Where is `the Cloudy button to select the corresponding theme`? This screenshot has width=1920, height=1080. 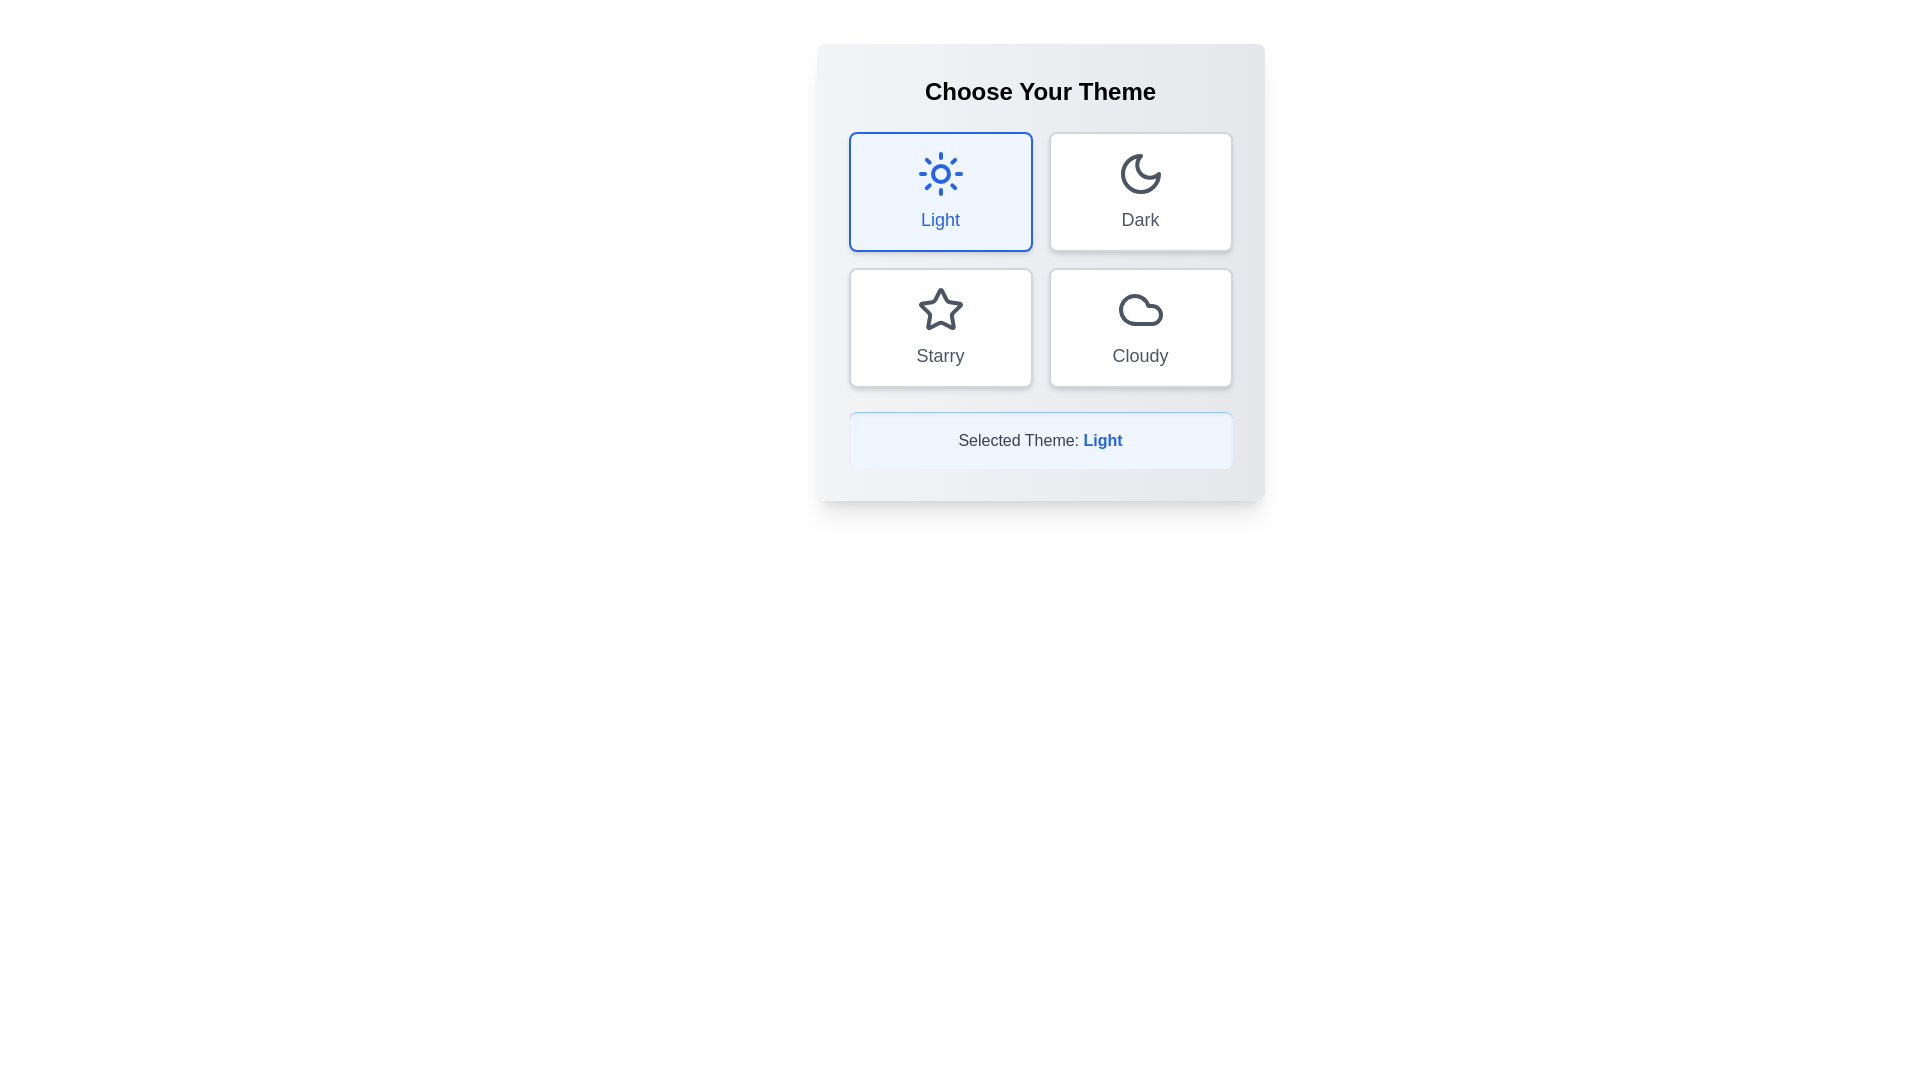
the Cloudy button to select the corresponding theme is located at coordinates (1140, 326).